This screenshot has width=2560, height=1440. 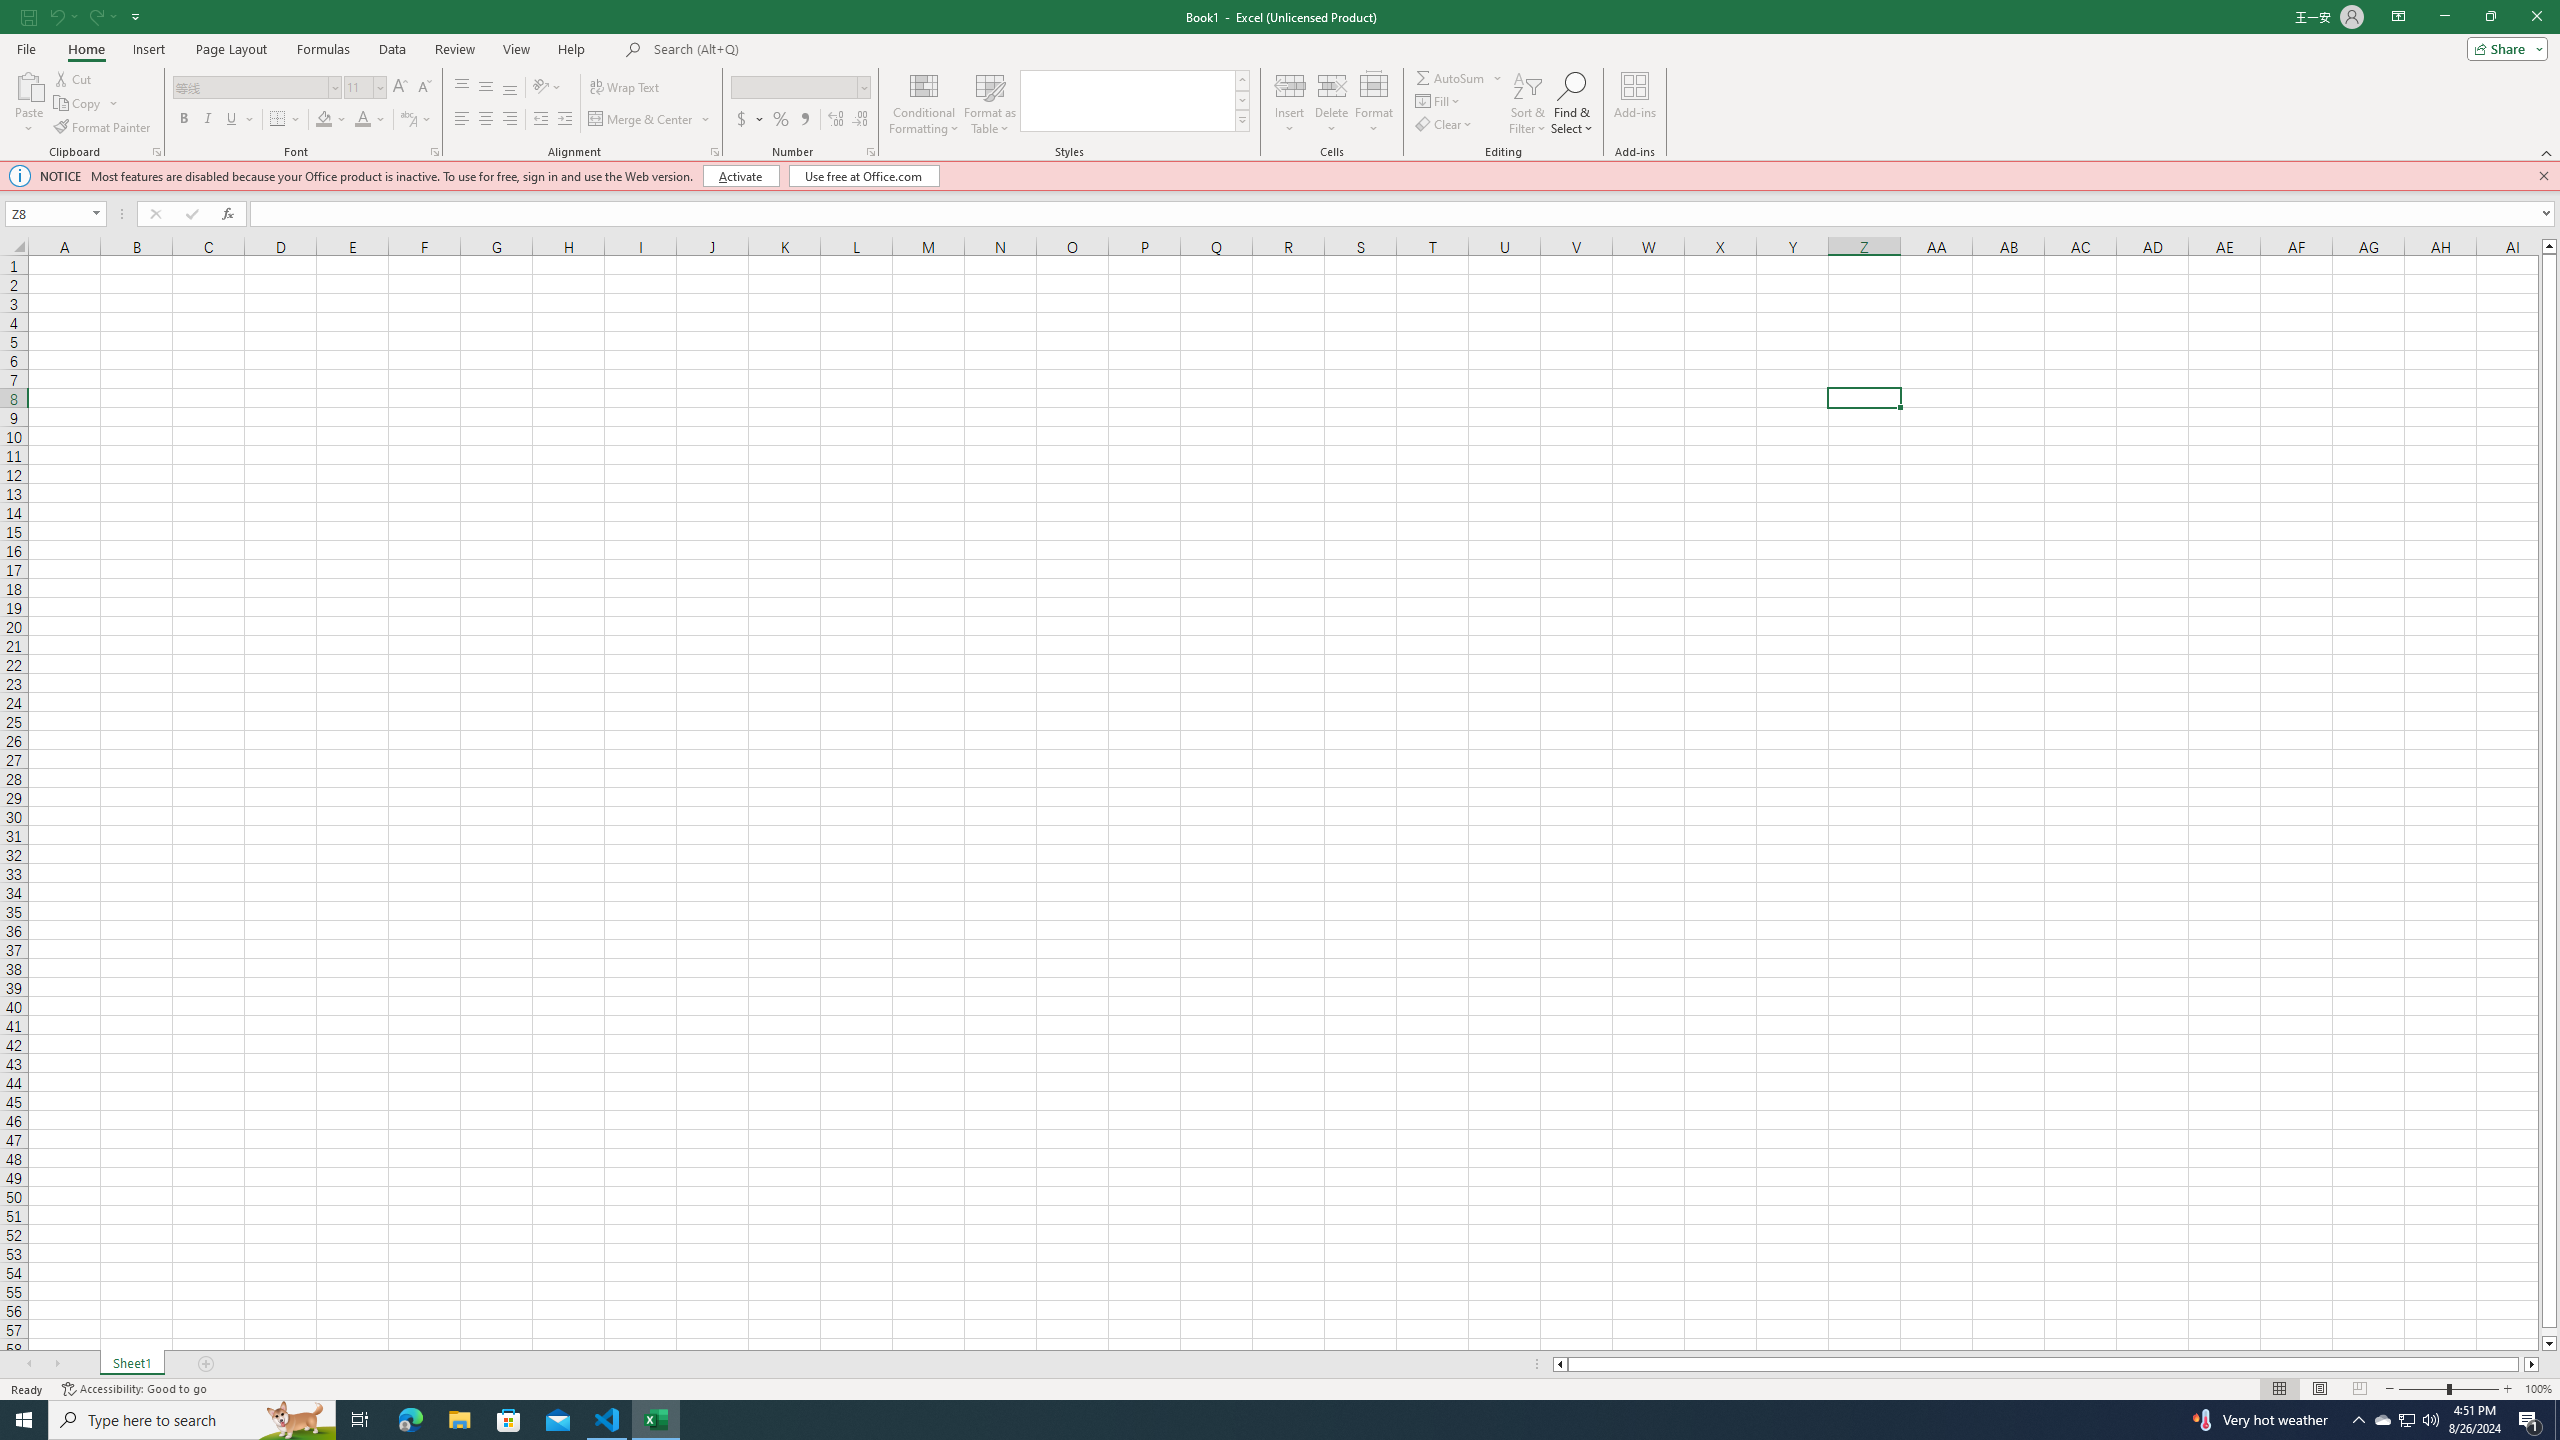 What do you see at coordinates (1451, 77) in the screenshot?
I see `'Sum'` at bounding box center [1451, 77].